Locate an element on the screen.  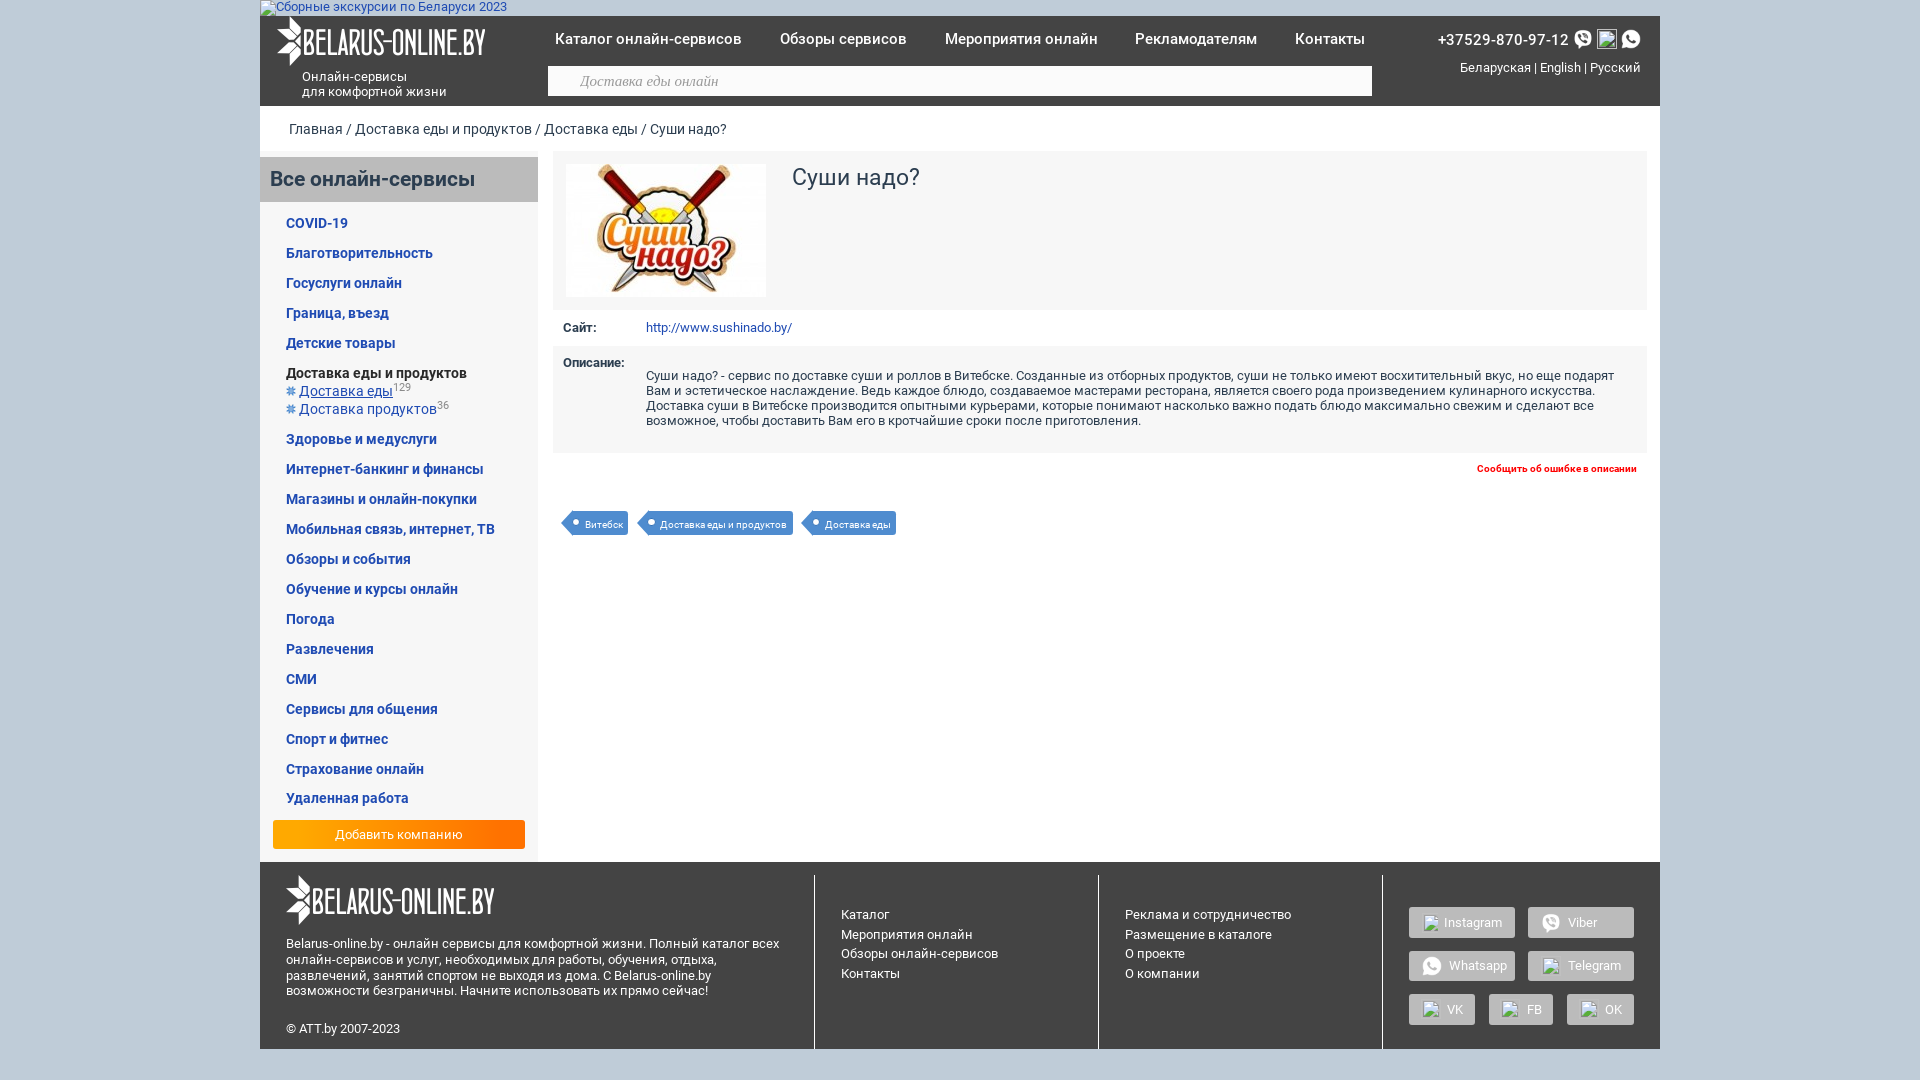
'English' is located at coordinates (1539, 66).